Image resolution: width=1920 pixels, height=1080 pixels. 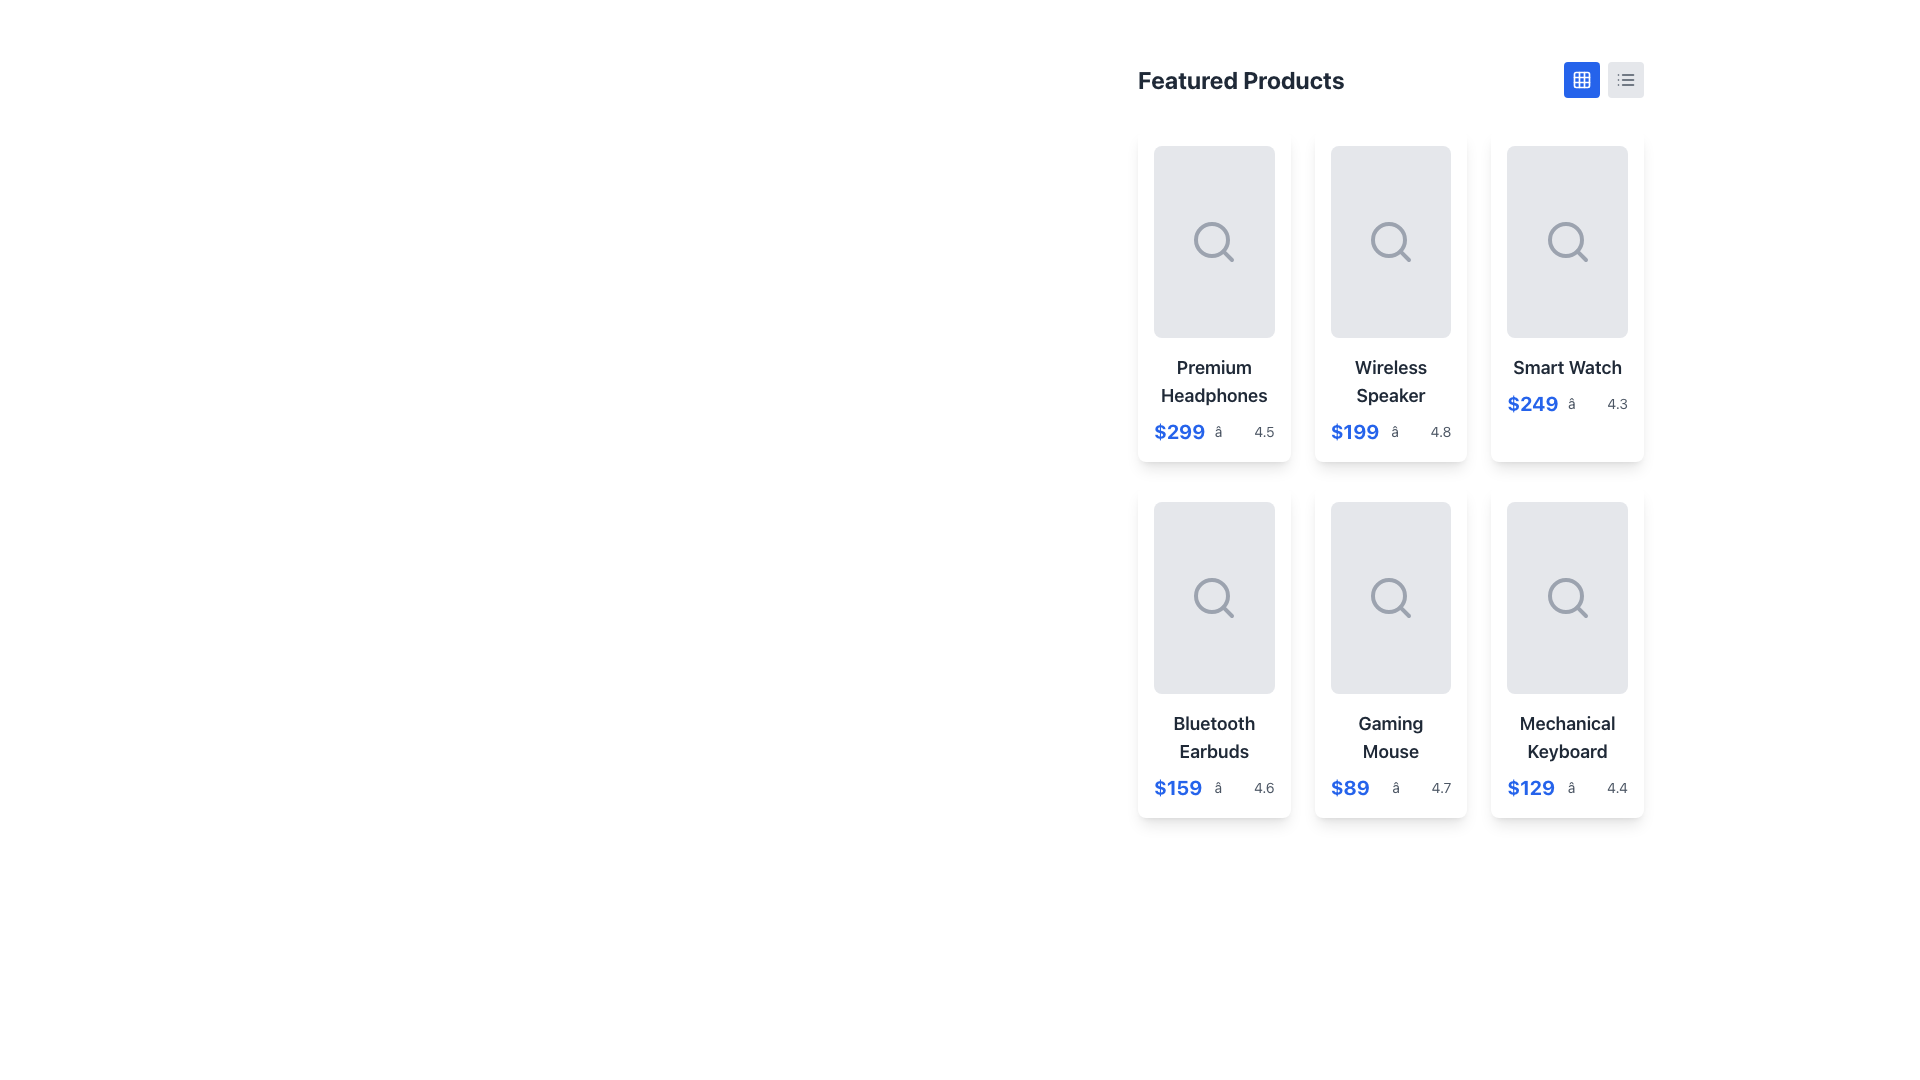 I want to click on the square-shaped button with a blue background and white grid-like graphical content located in the top-right corner beside a gray button, so click(x=1581, y=79).